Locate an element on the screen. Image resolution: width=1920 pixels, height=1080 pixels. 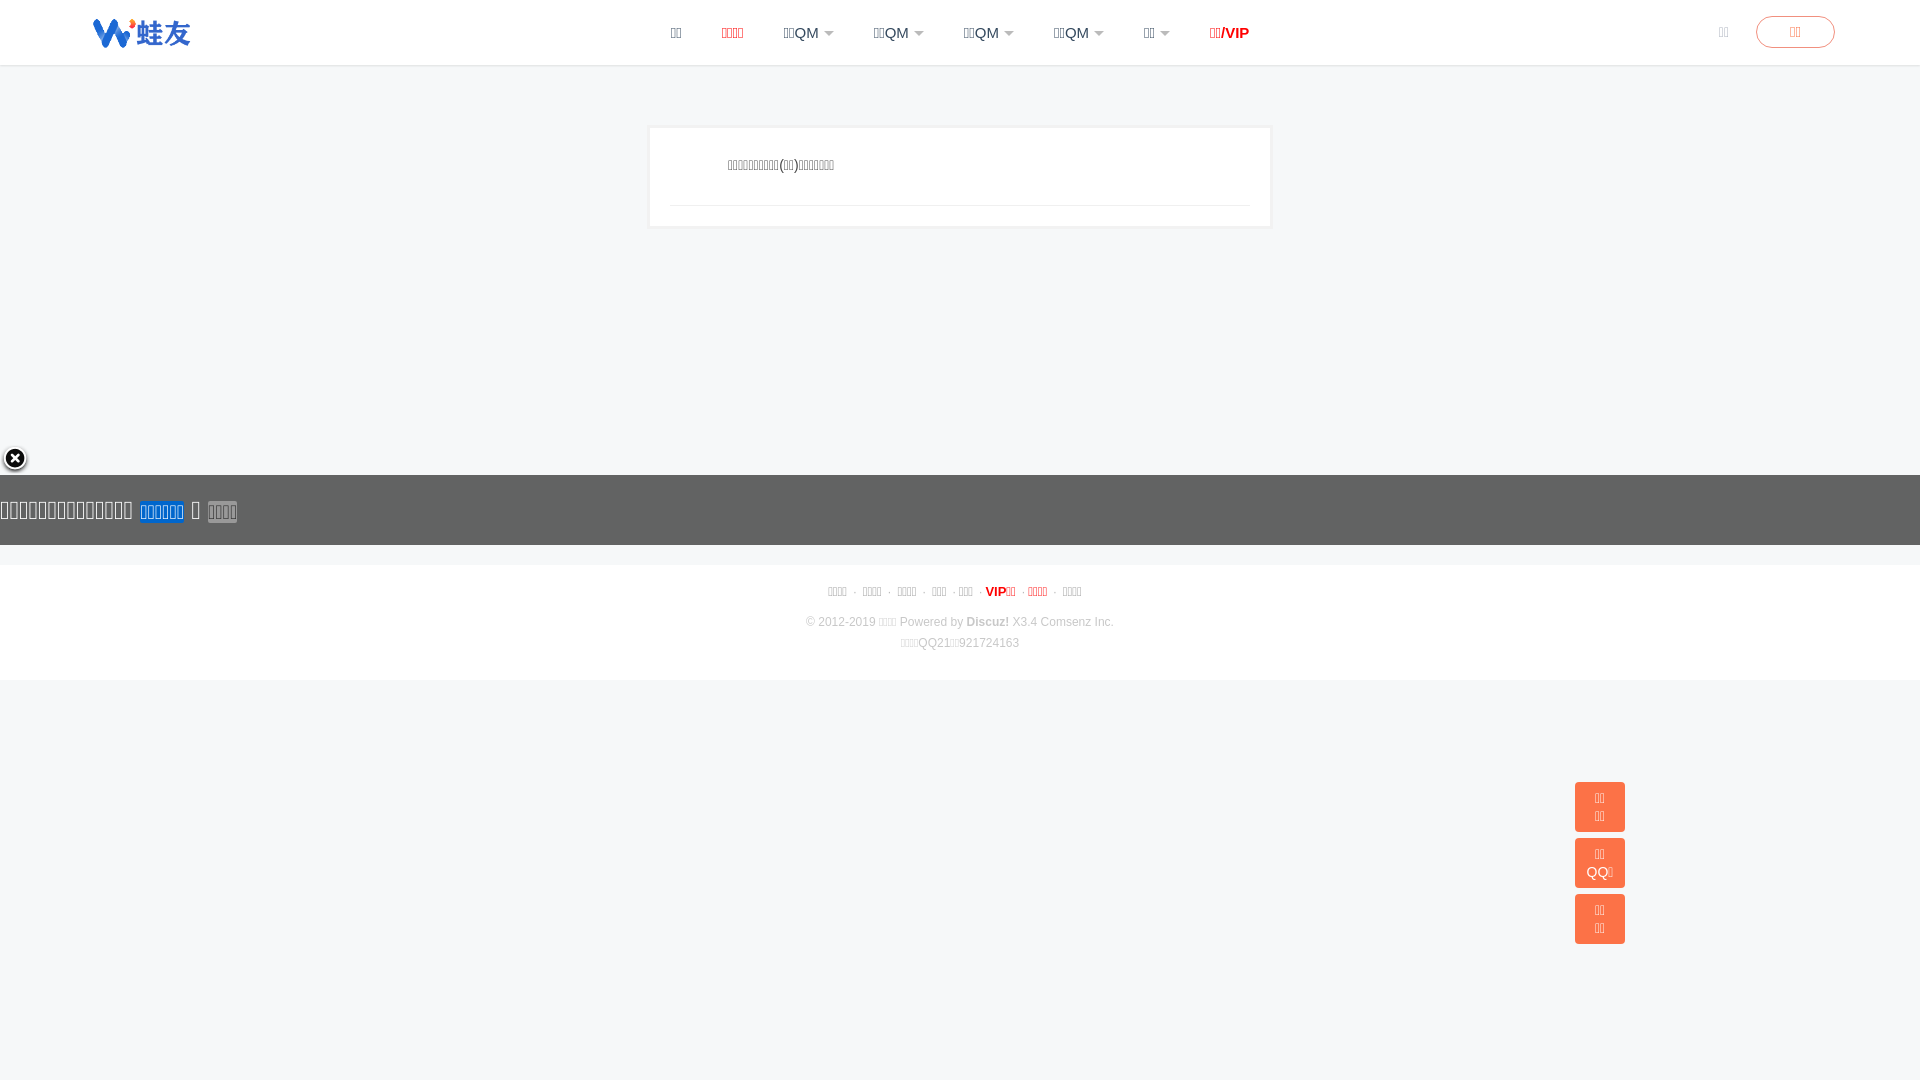
'Discuz!' is located at coordinates (988, 620).